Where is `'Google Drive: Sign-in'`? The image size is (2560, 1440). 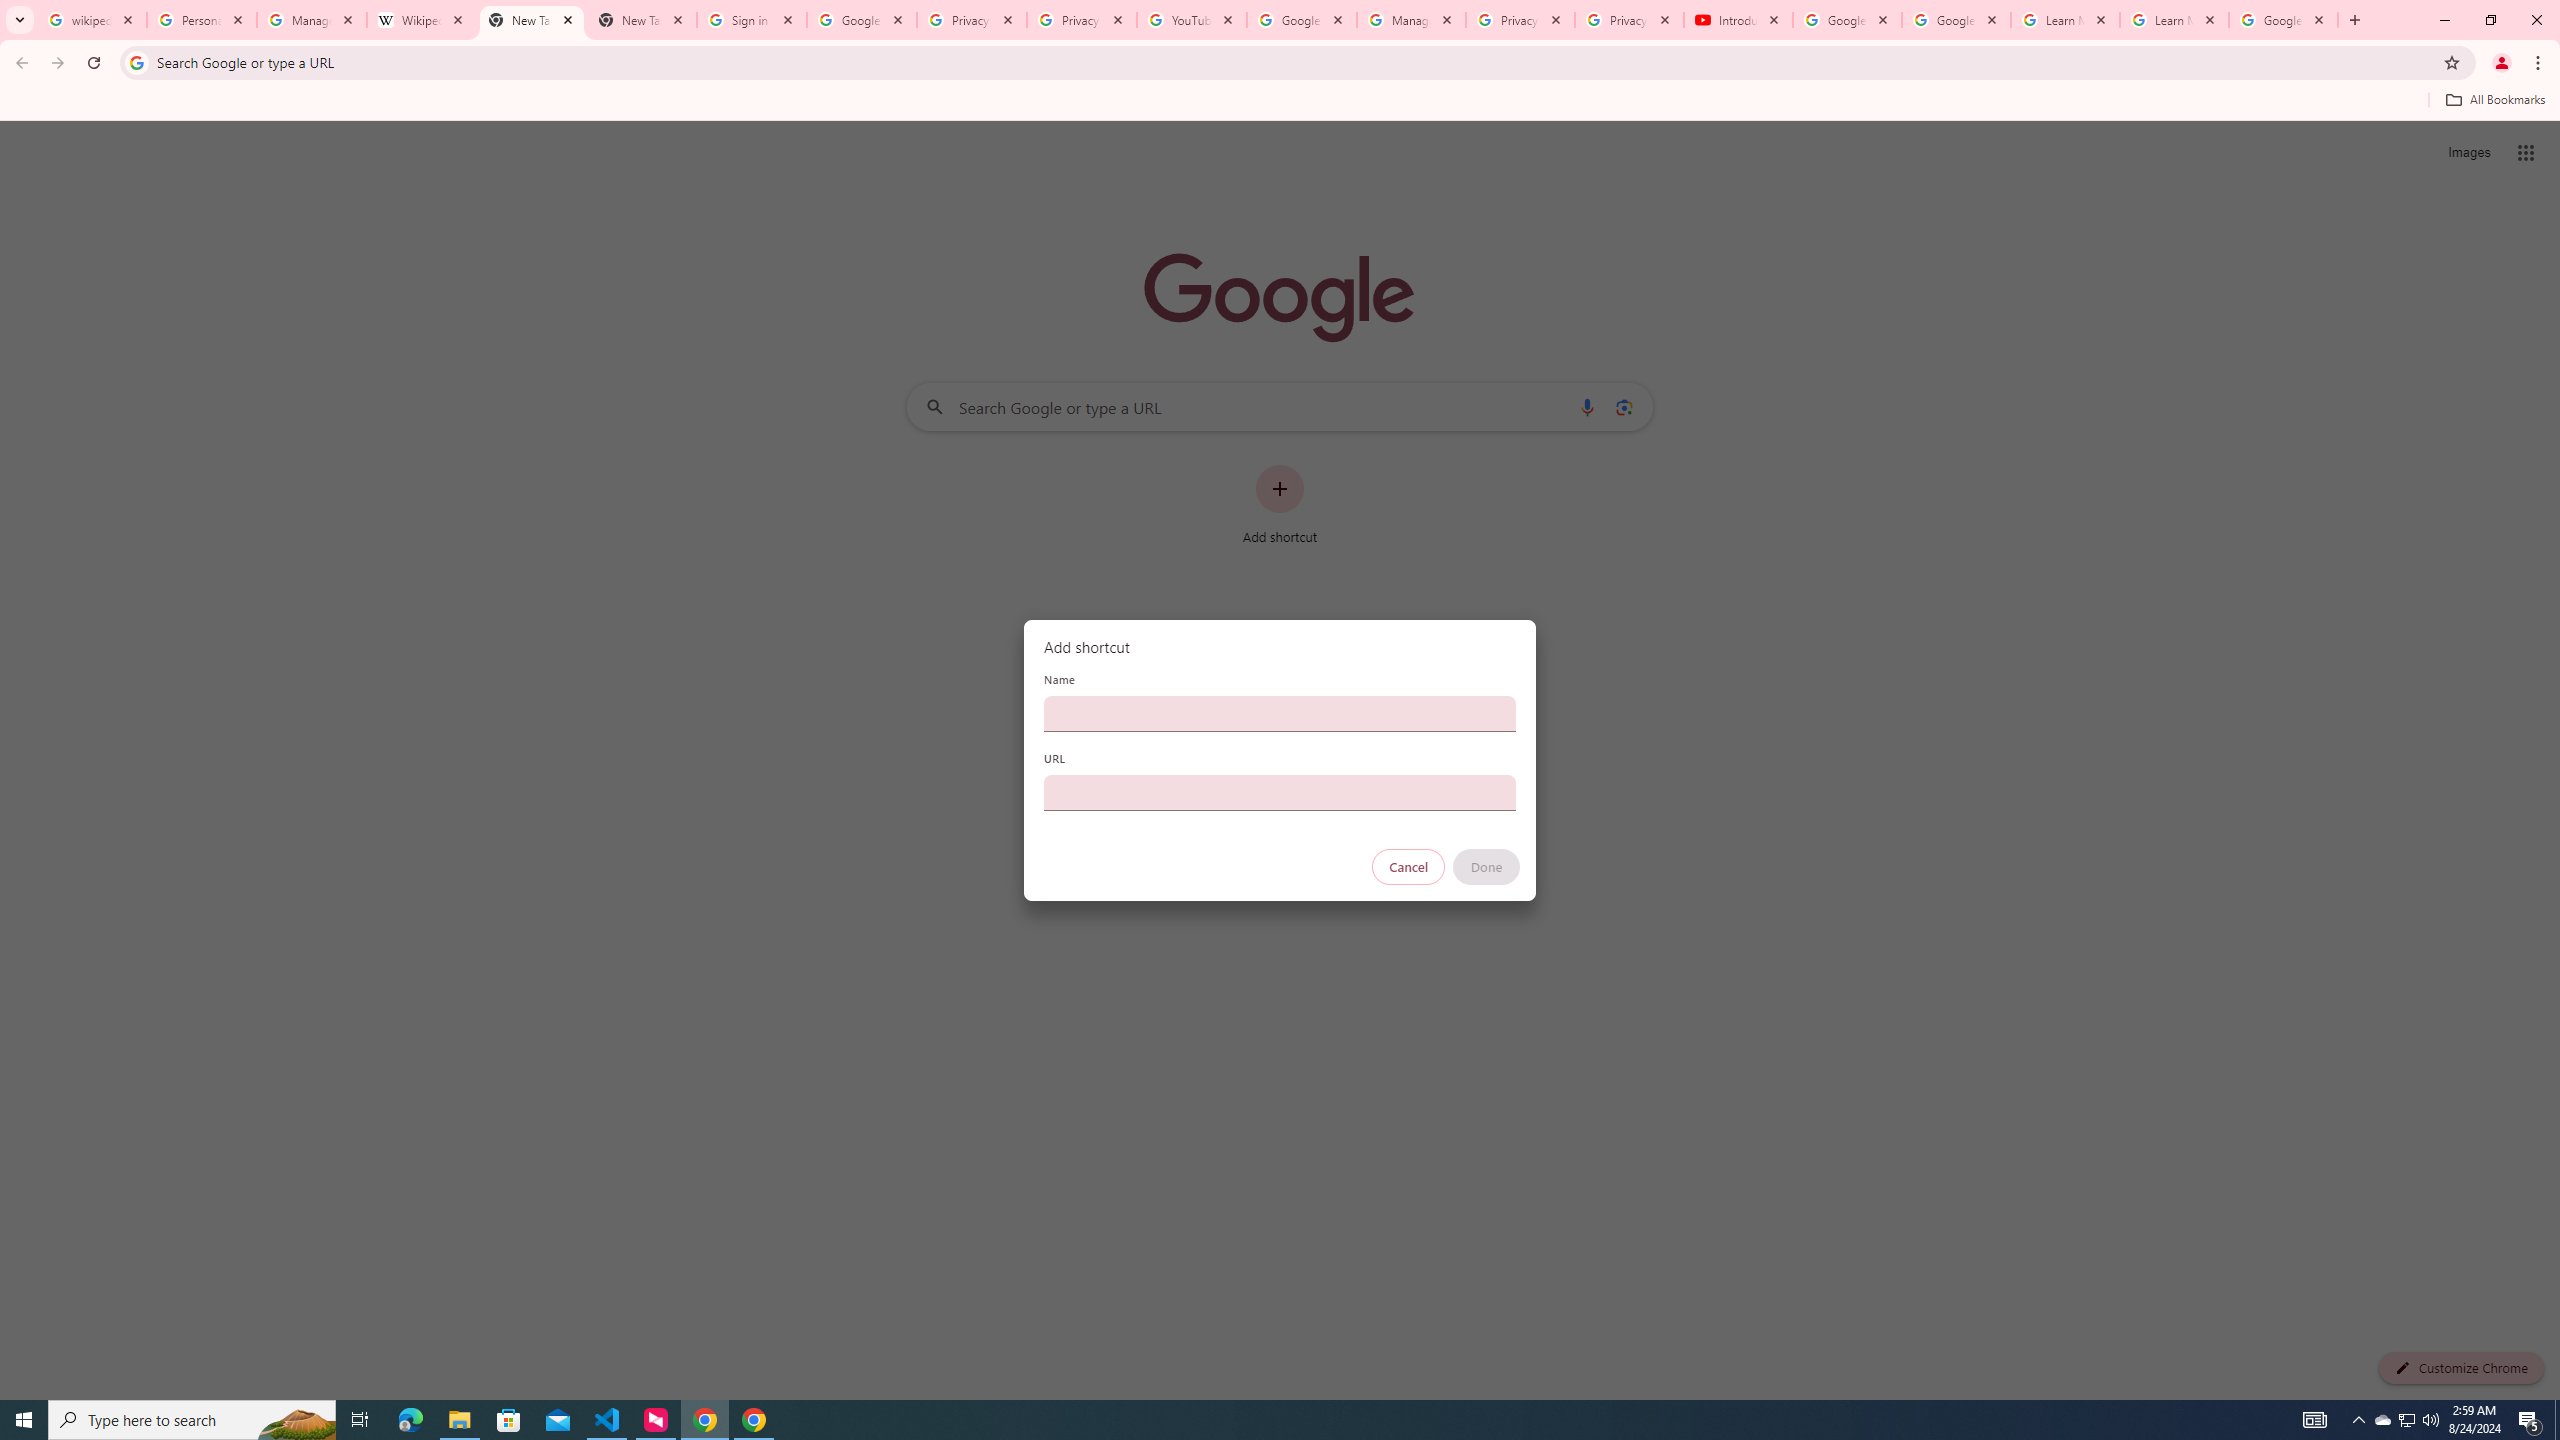
'Google Drive: Sign-in' is located at coordinates (861, 19).